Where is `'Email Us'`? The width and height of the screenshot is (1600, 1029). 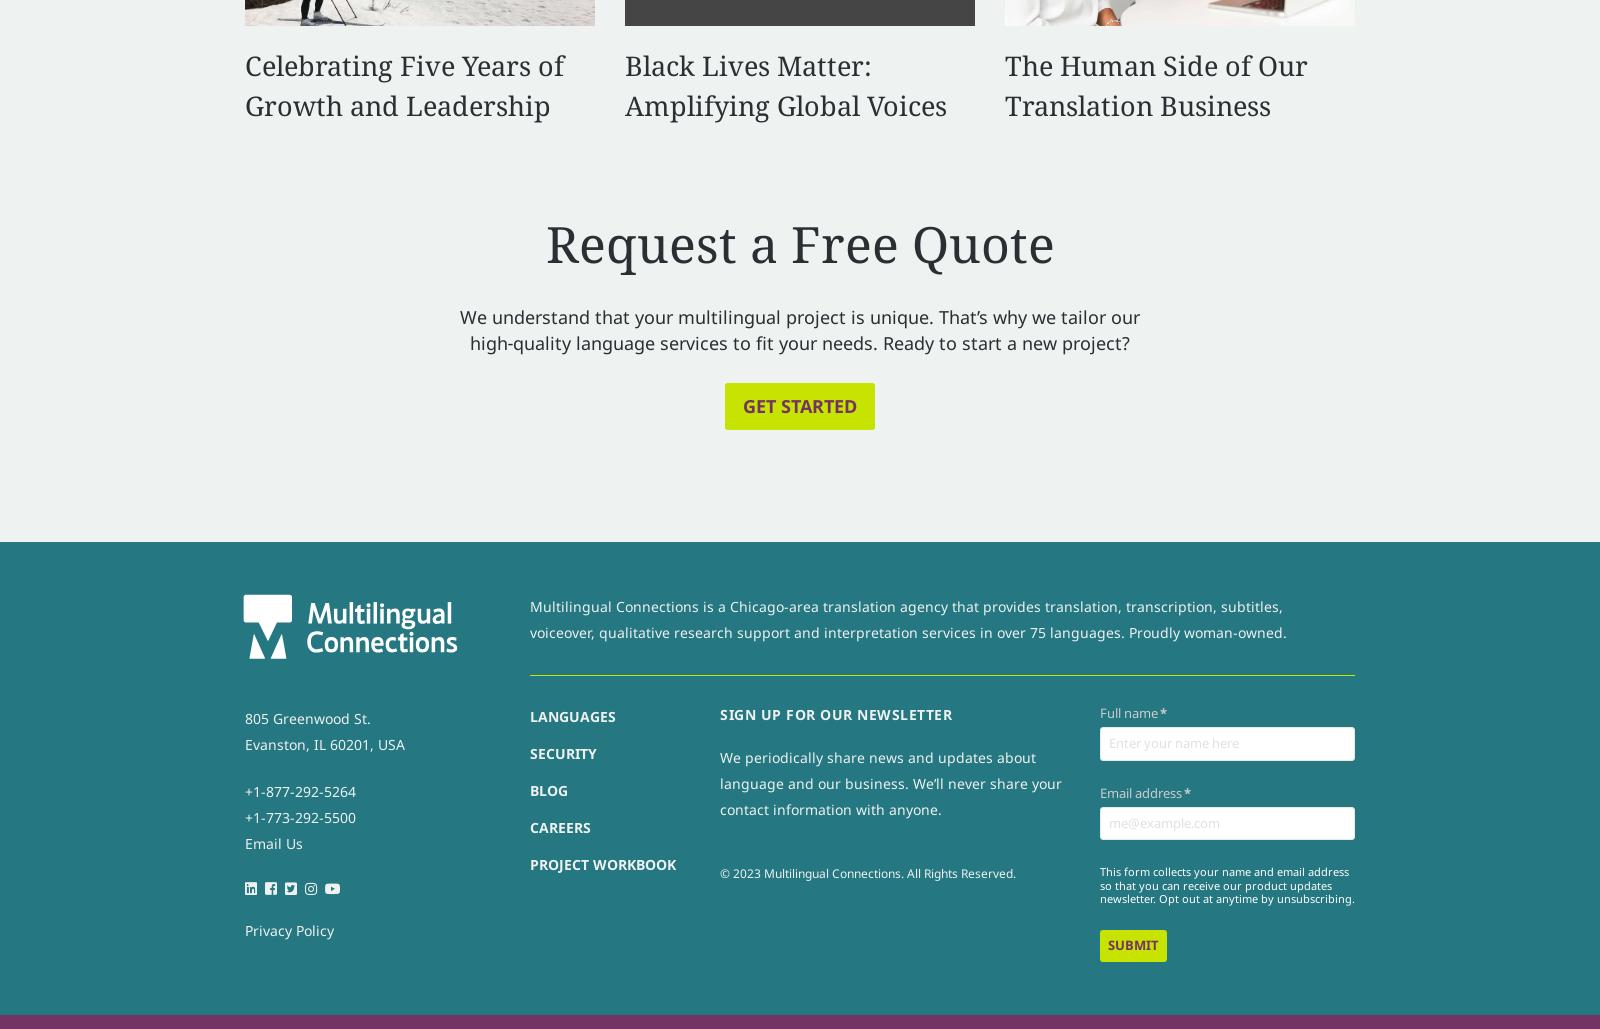 'Email Us' is located at coordinates (274, 842).